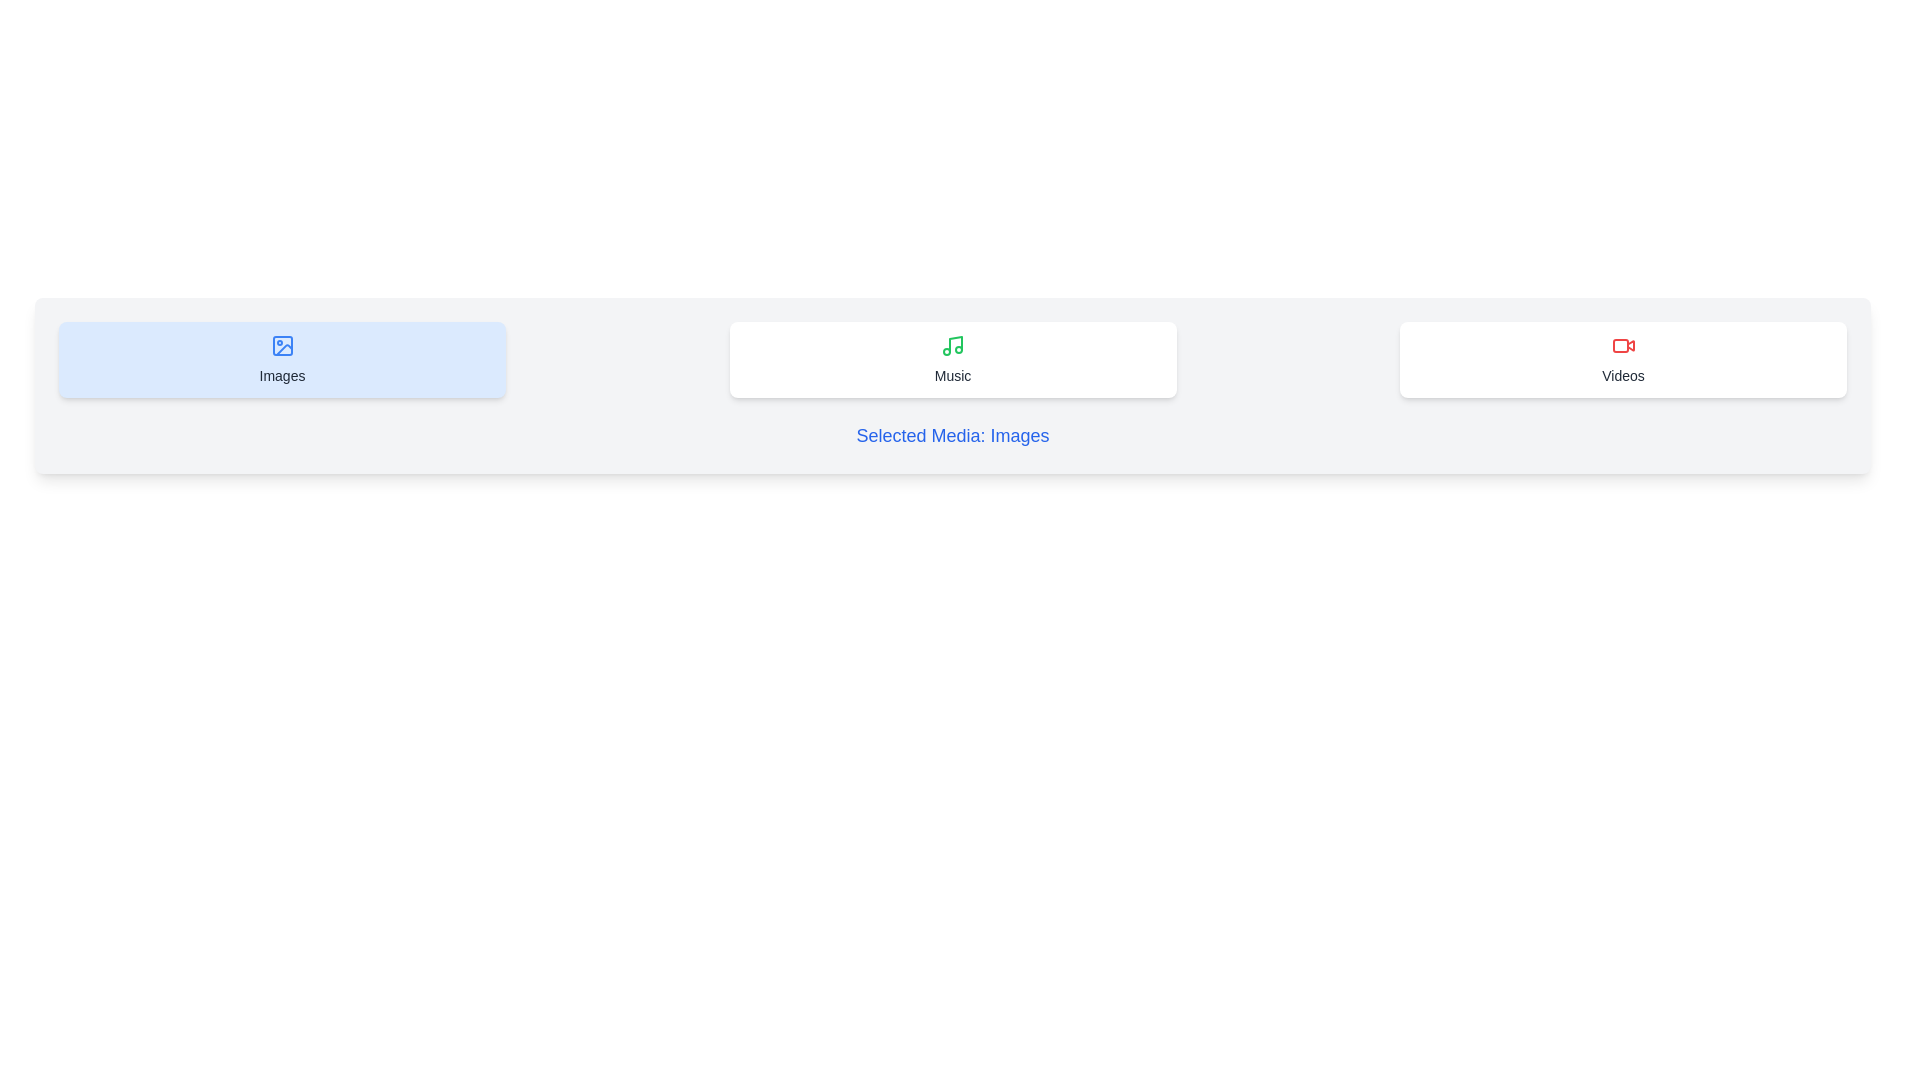 The height and width of the screenshot is (1080, 1920). I want to click on the 'Music' button to select it, so click(952, 358).